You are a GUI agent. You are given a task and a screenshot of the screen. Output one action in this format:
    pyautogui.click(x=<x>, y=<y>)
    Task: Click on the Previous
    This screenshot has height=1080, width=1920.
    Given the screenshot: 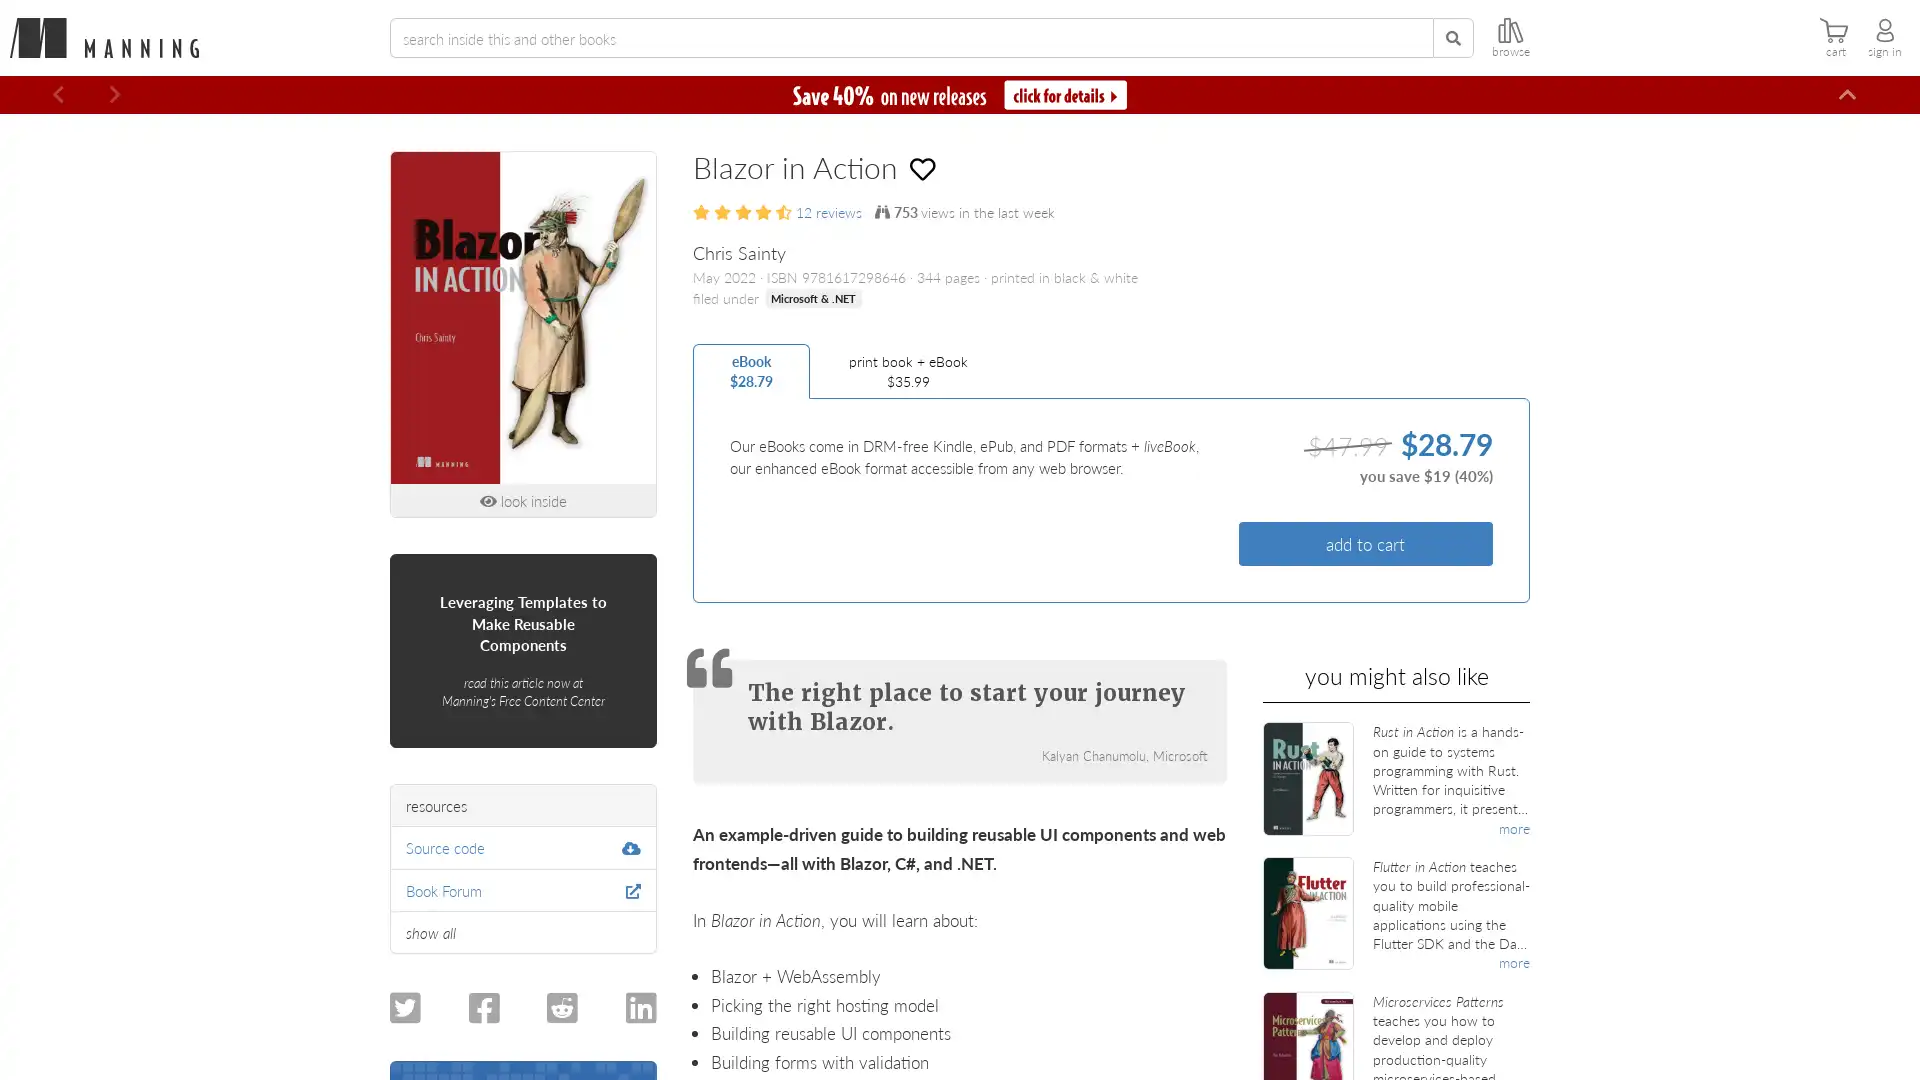 What is the action you would take?
    pyautogui.click(x=58, y=95)
    